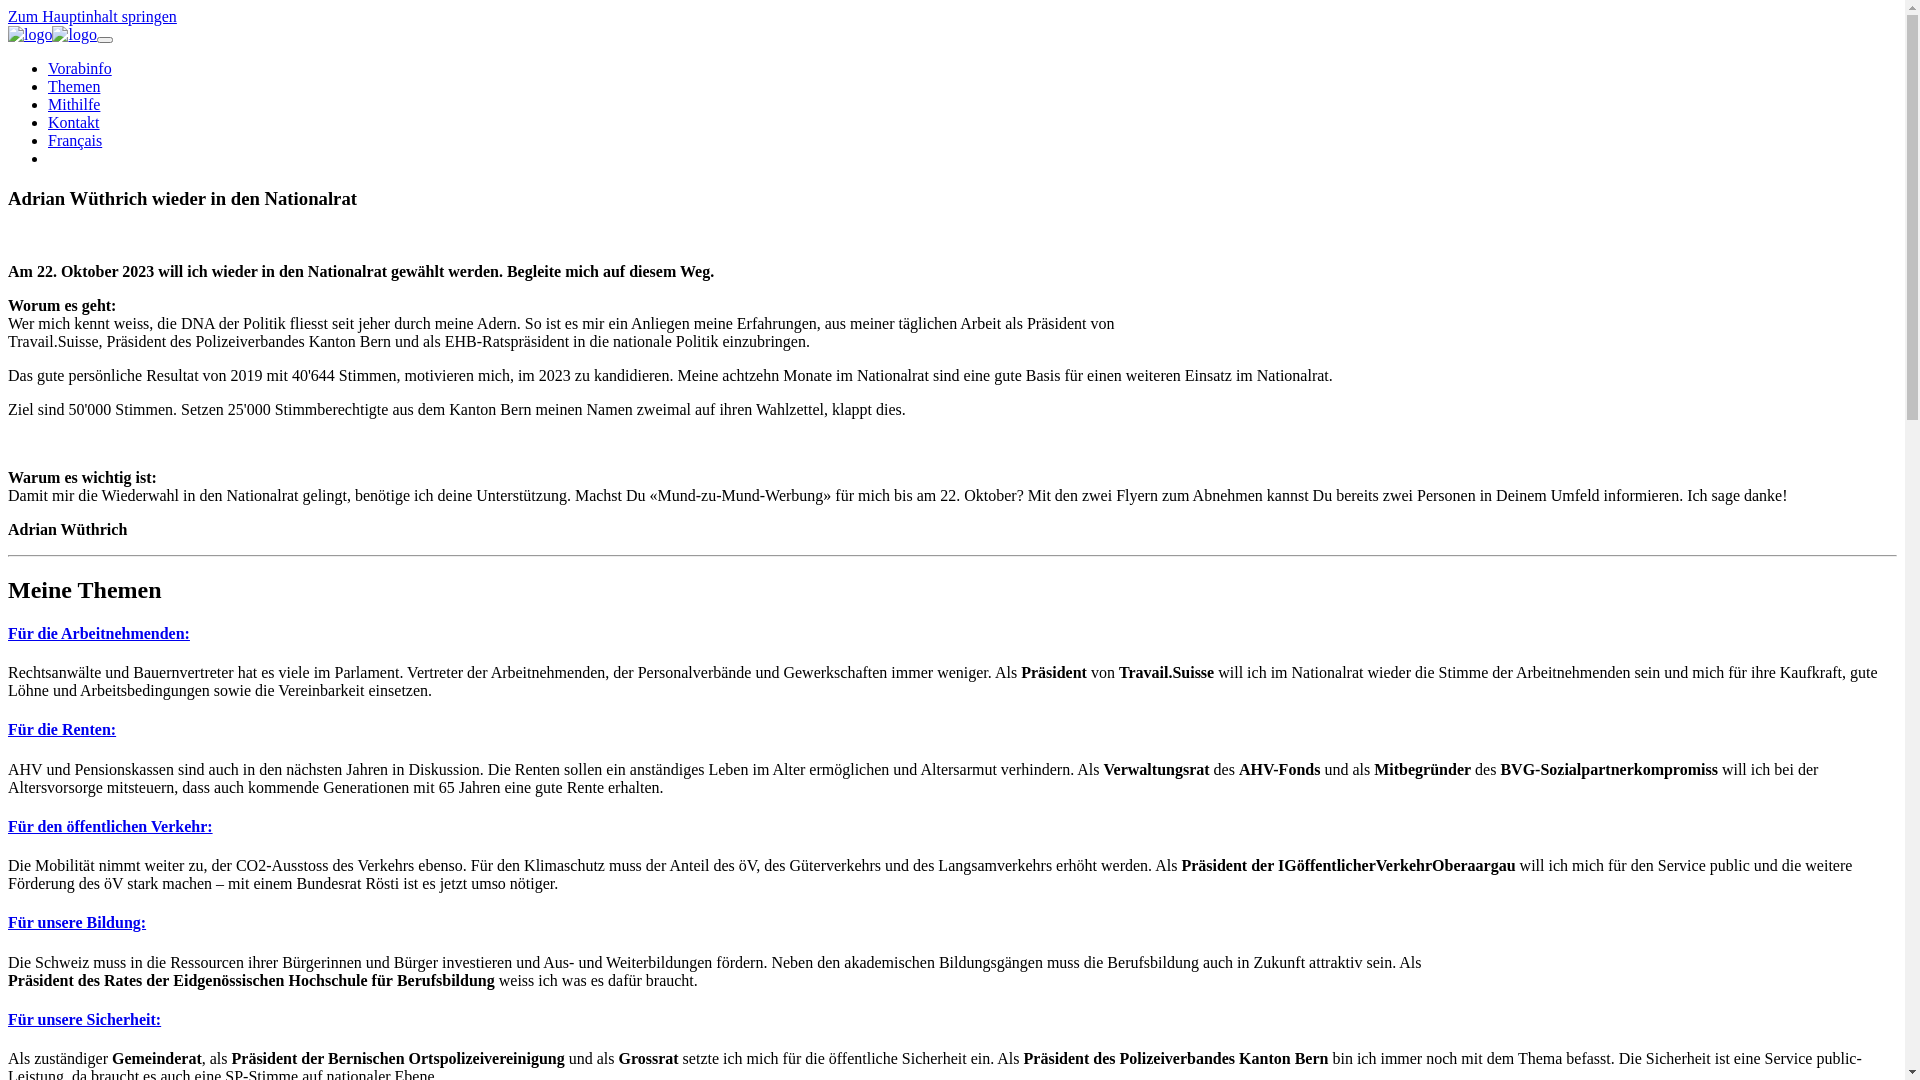 Image resolution: width=1920 pixels, height=1080 pixels. I want to click on 'Themen', so click(73, 85).